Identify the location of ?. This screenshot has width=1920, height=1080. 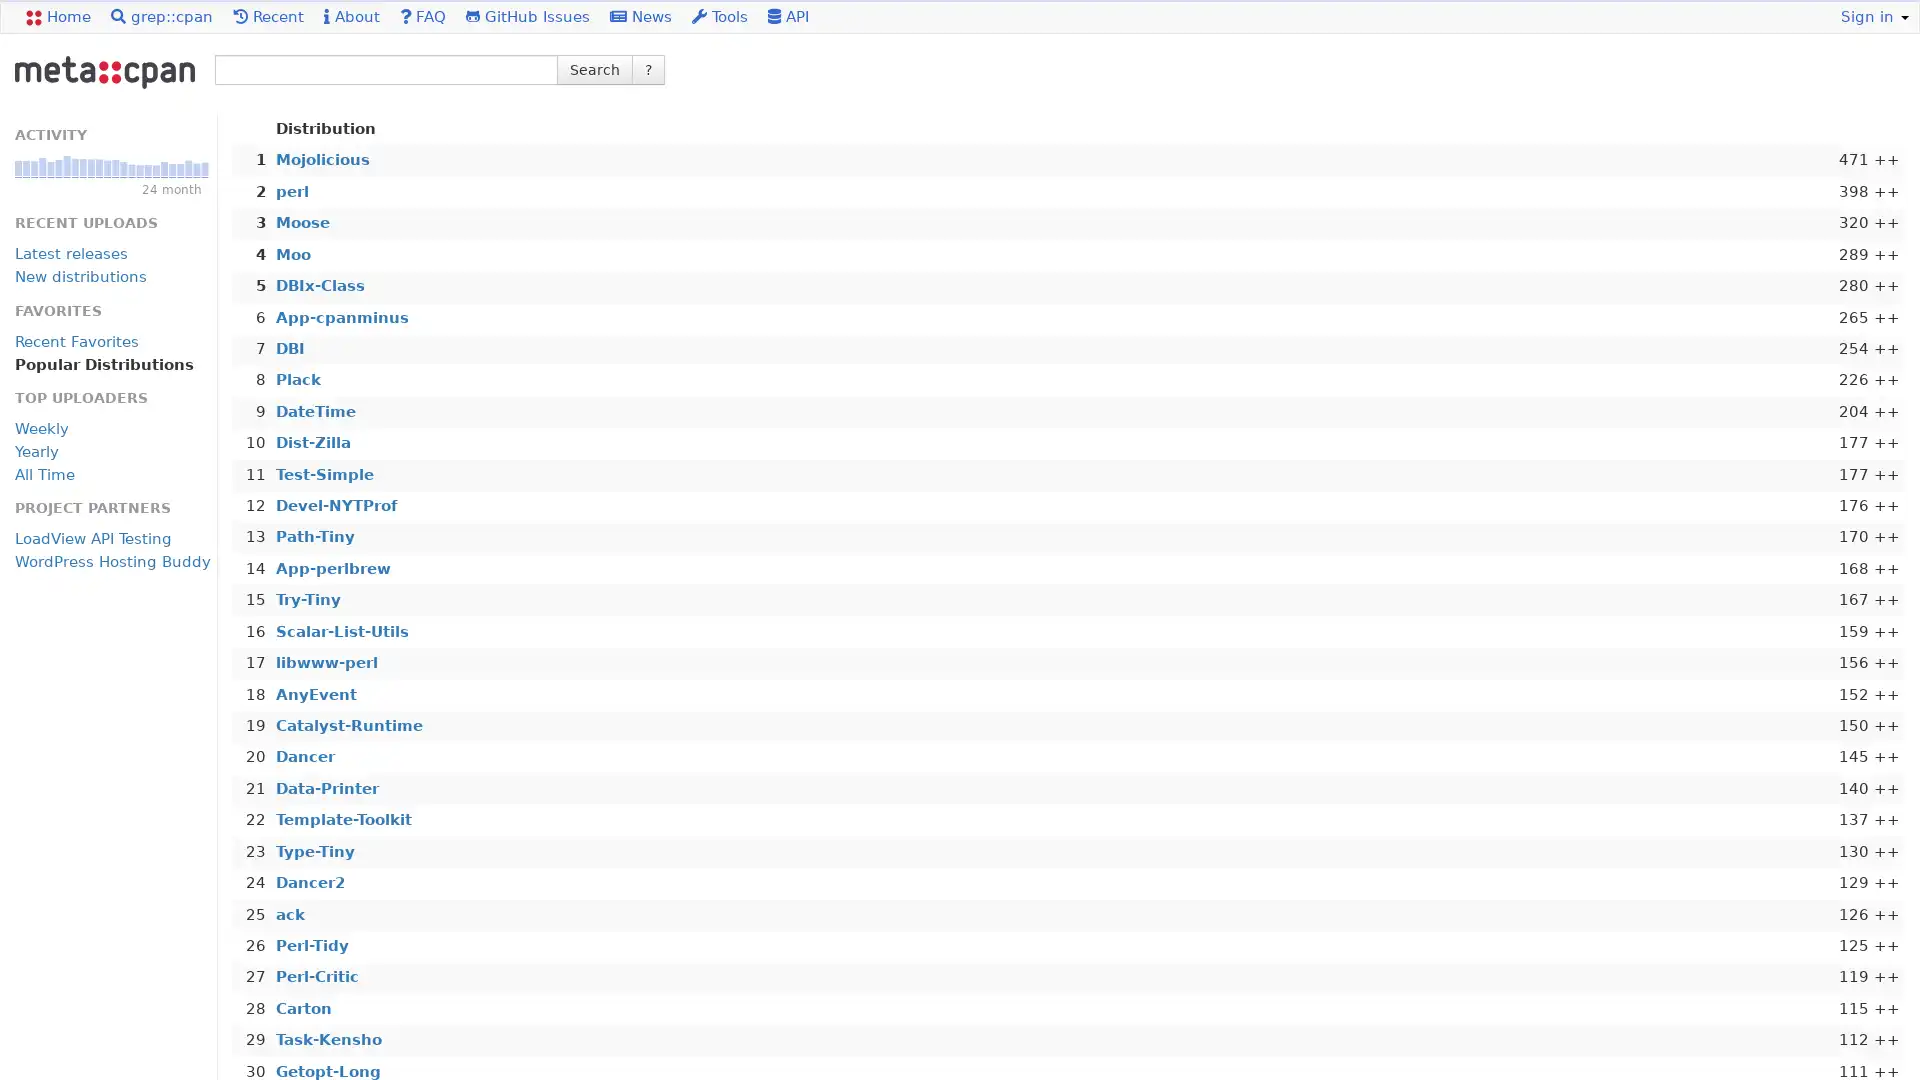
(648, 68).